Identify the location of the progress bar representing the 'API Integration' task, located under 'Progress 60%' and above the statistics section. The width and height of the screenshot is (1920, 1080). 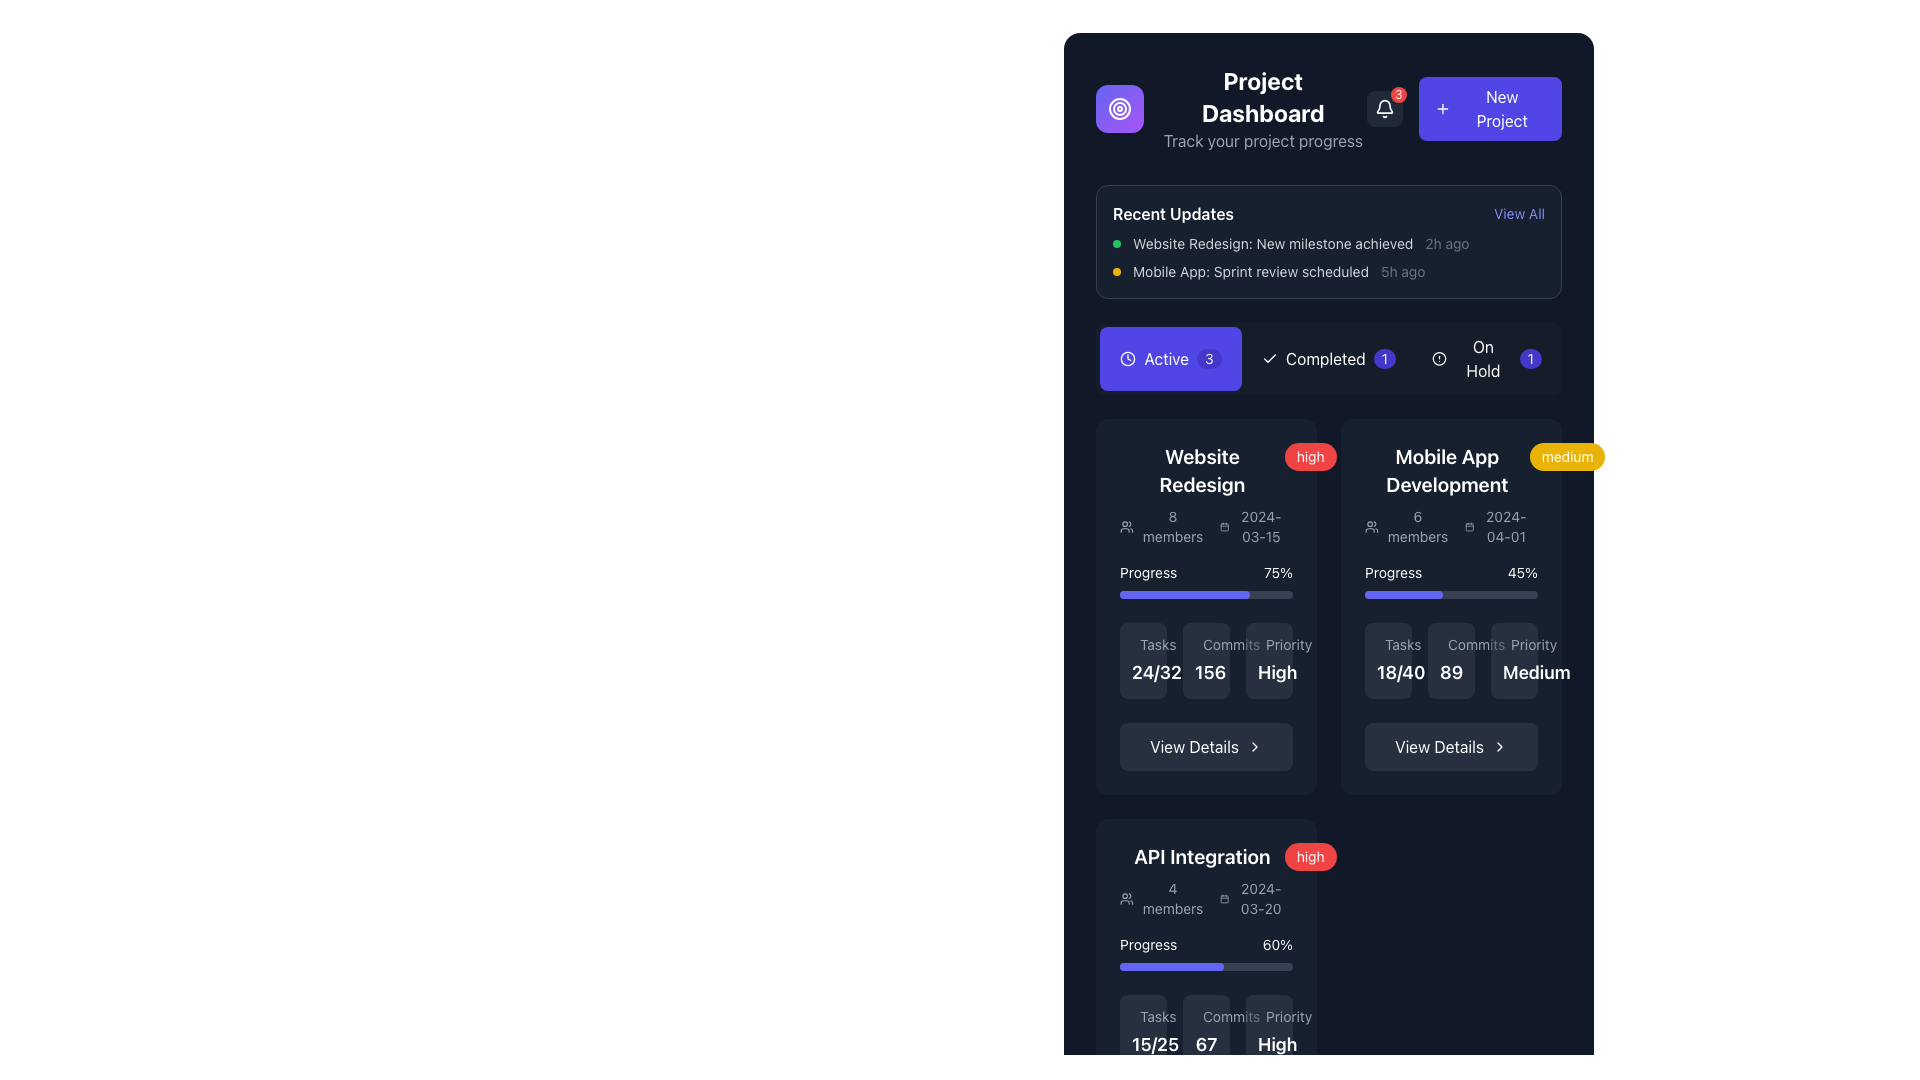
(1171, 966).